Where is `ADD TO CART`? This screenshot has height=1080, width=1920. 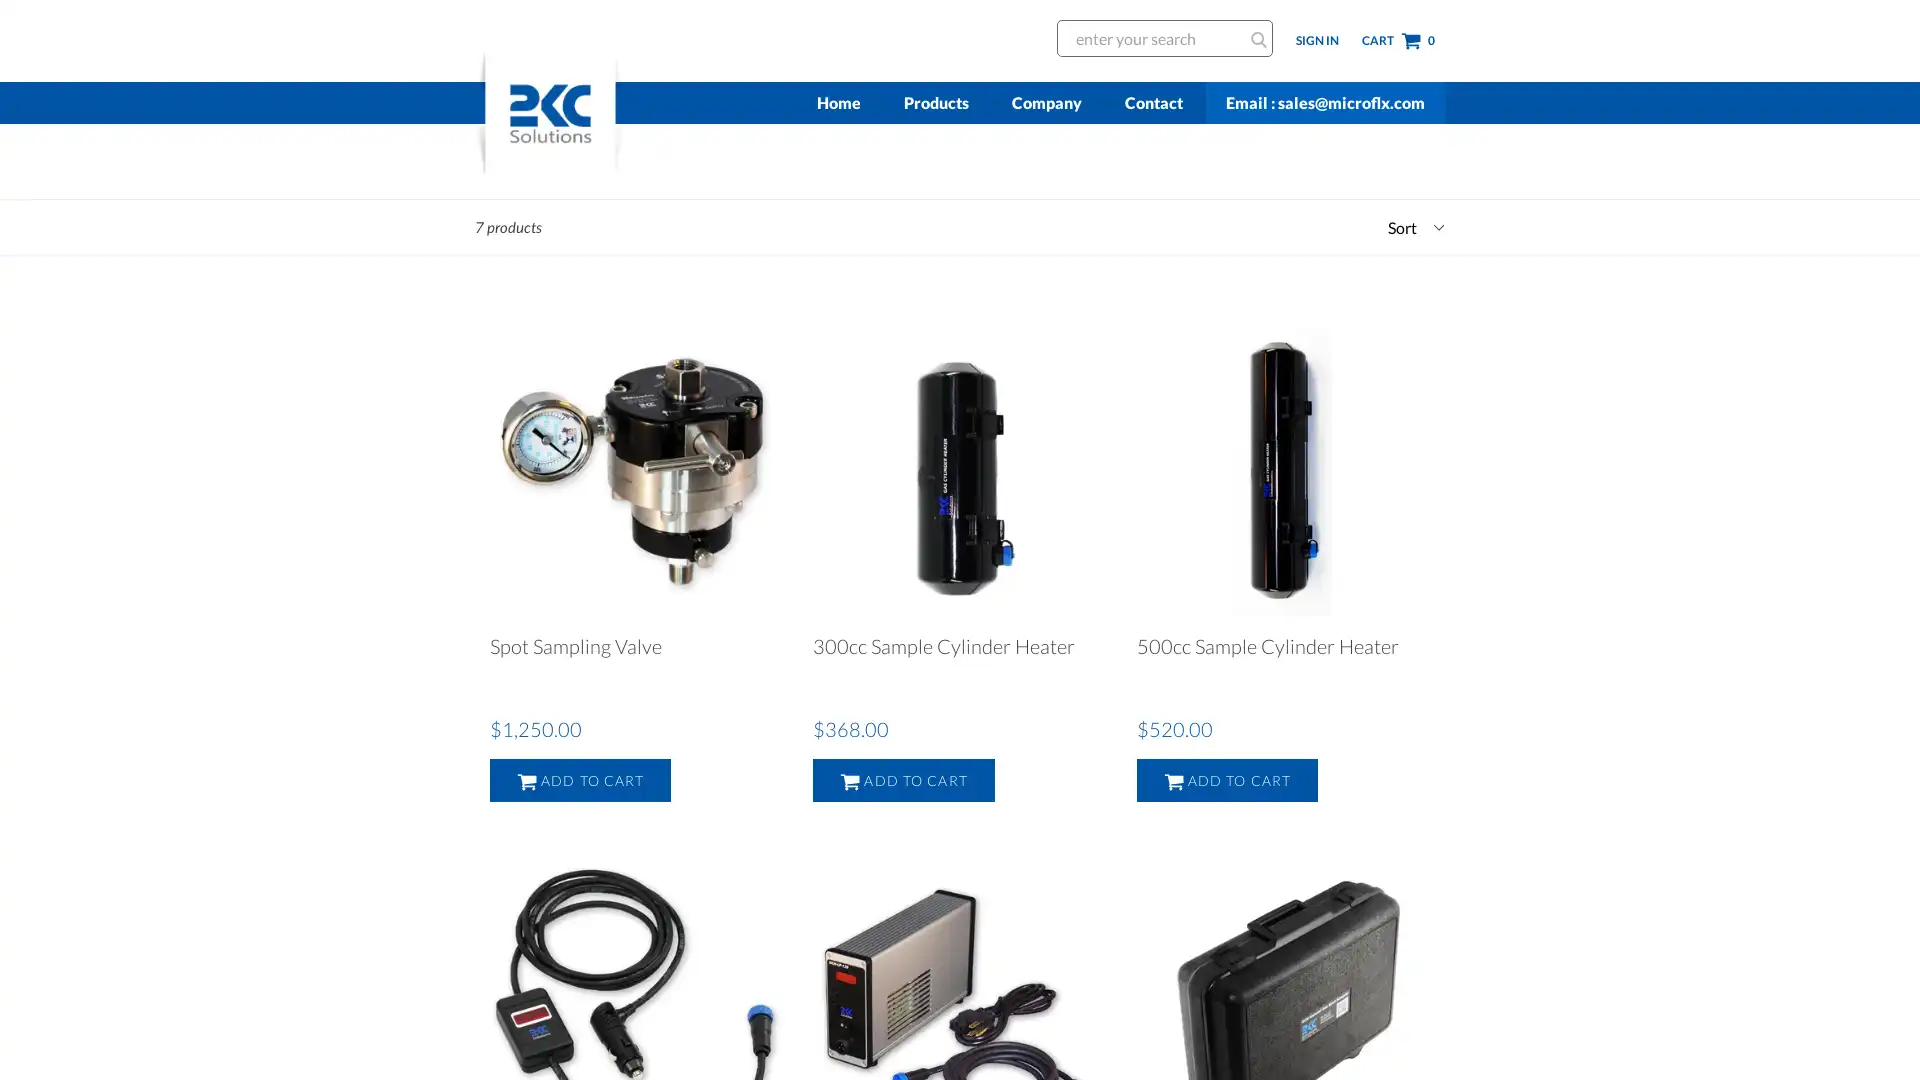
ADD TO CART is located at coordinates (1226, 779).